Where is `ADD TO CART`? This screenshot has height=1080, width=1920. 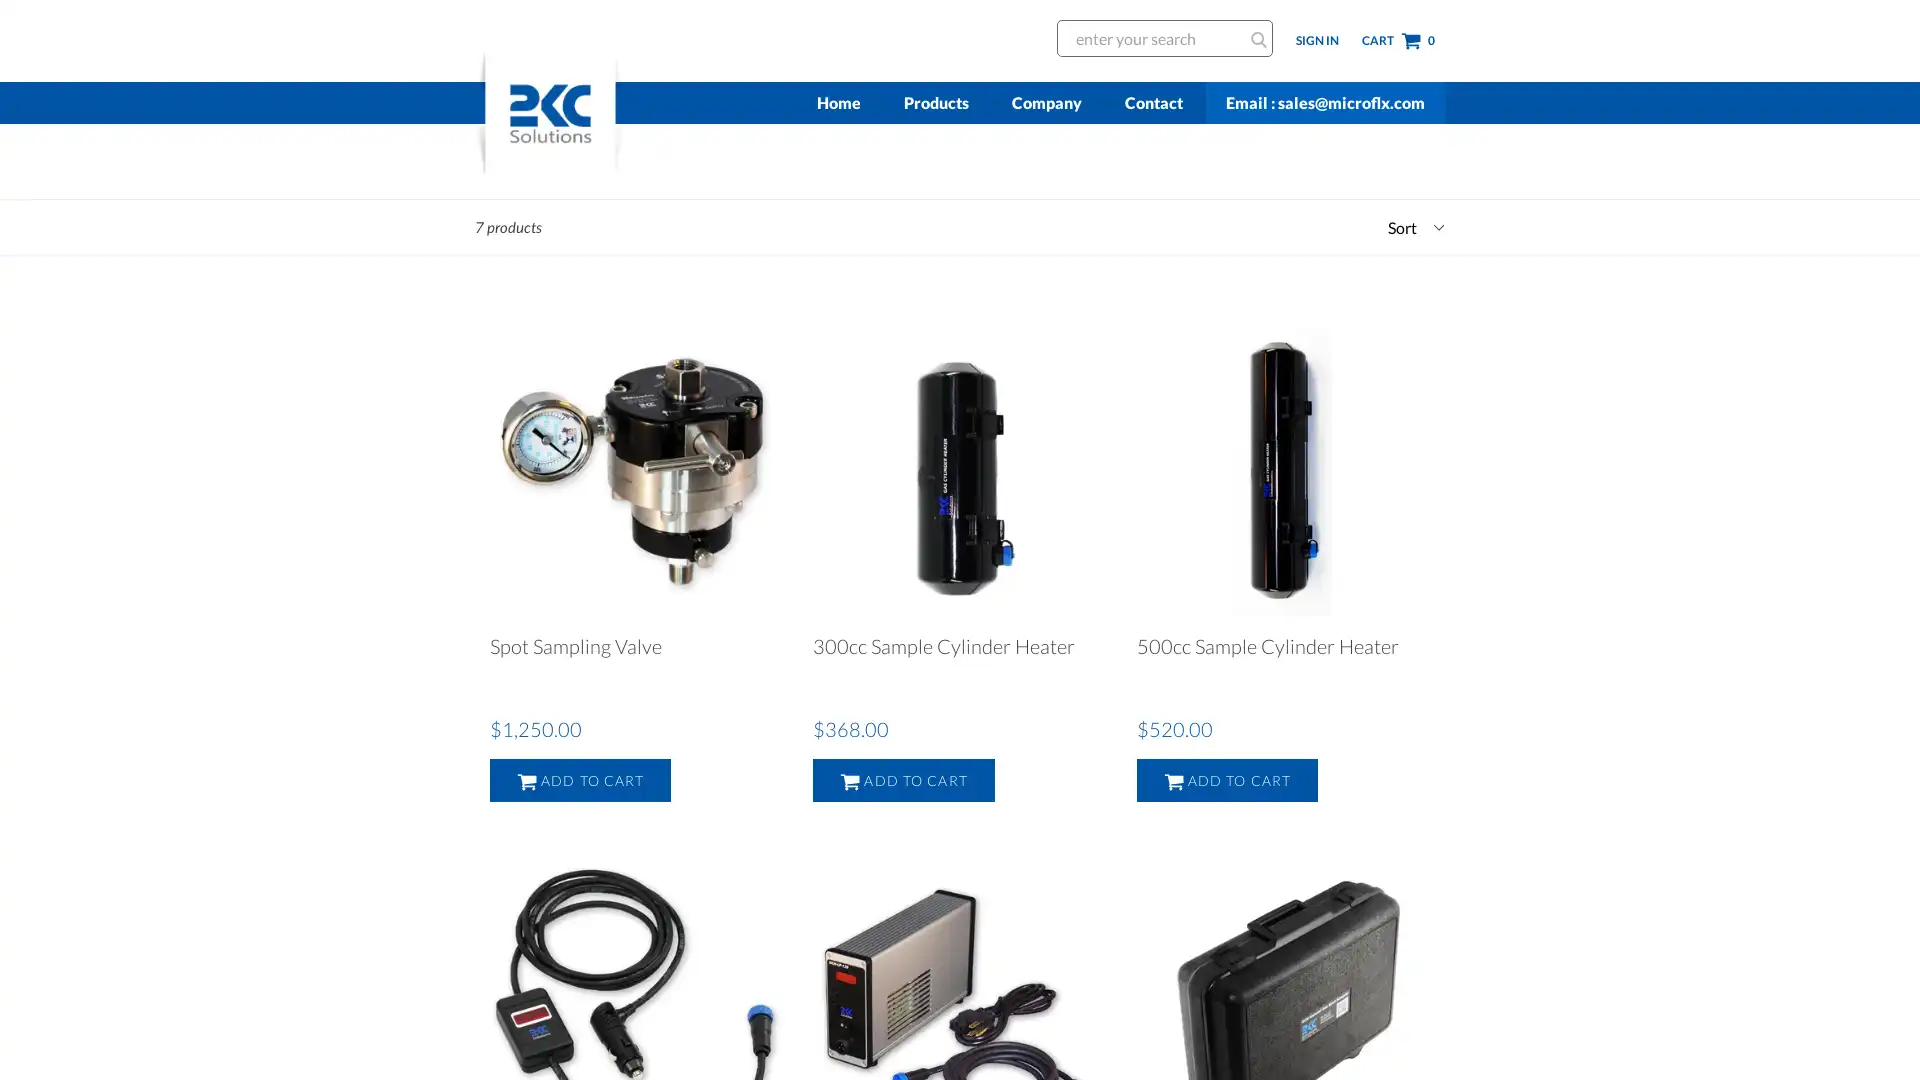
ADD TO CART is located at coordinates (1226, 779).